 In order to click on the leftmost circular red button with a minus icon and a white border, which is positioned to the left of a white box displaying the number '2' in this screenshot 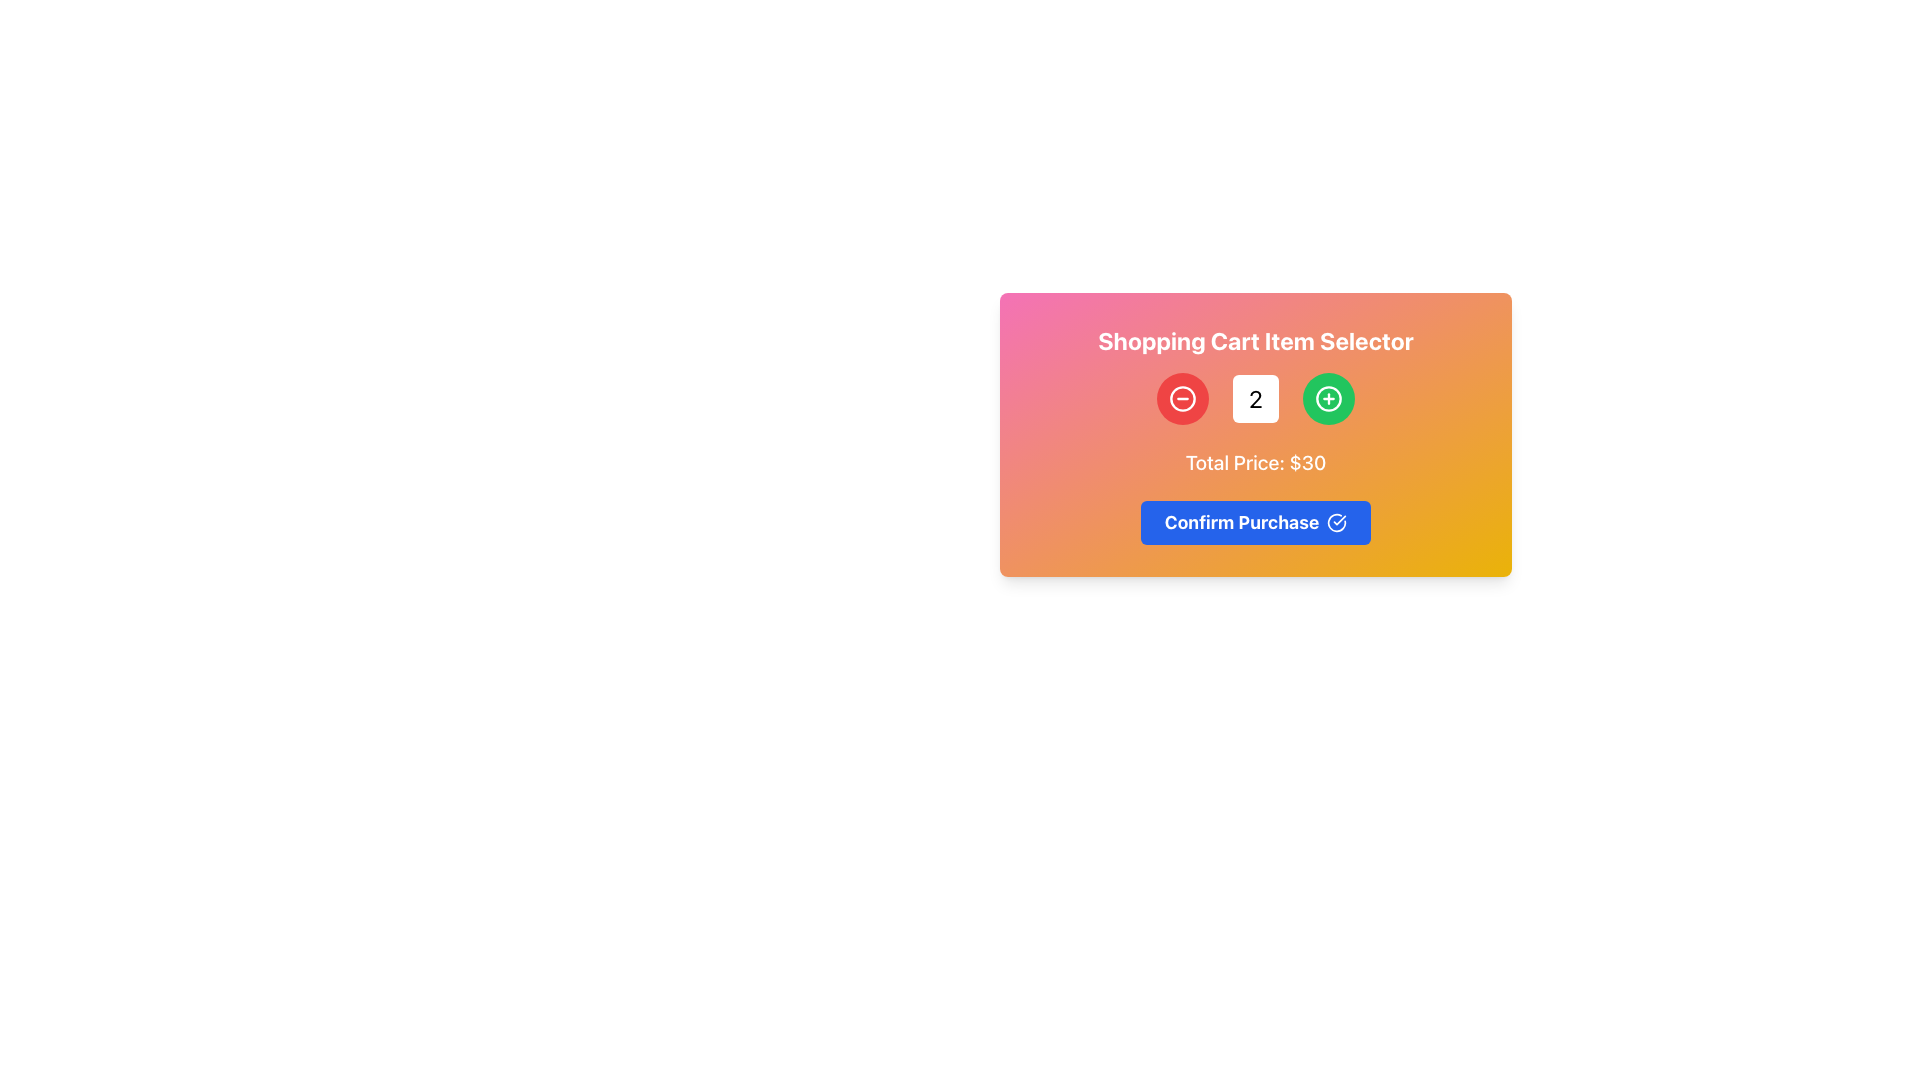, I will do `click(1183, 398)`.